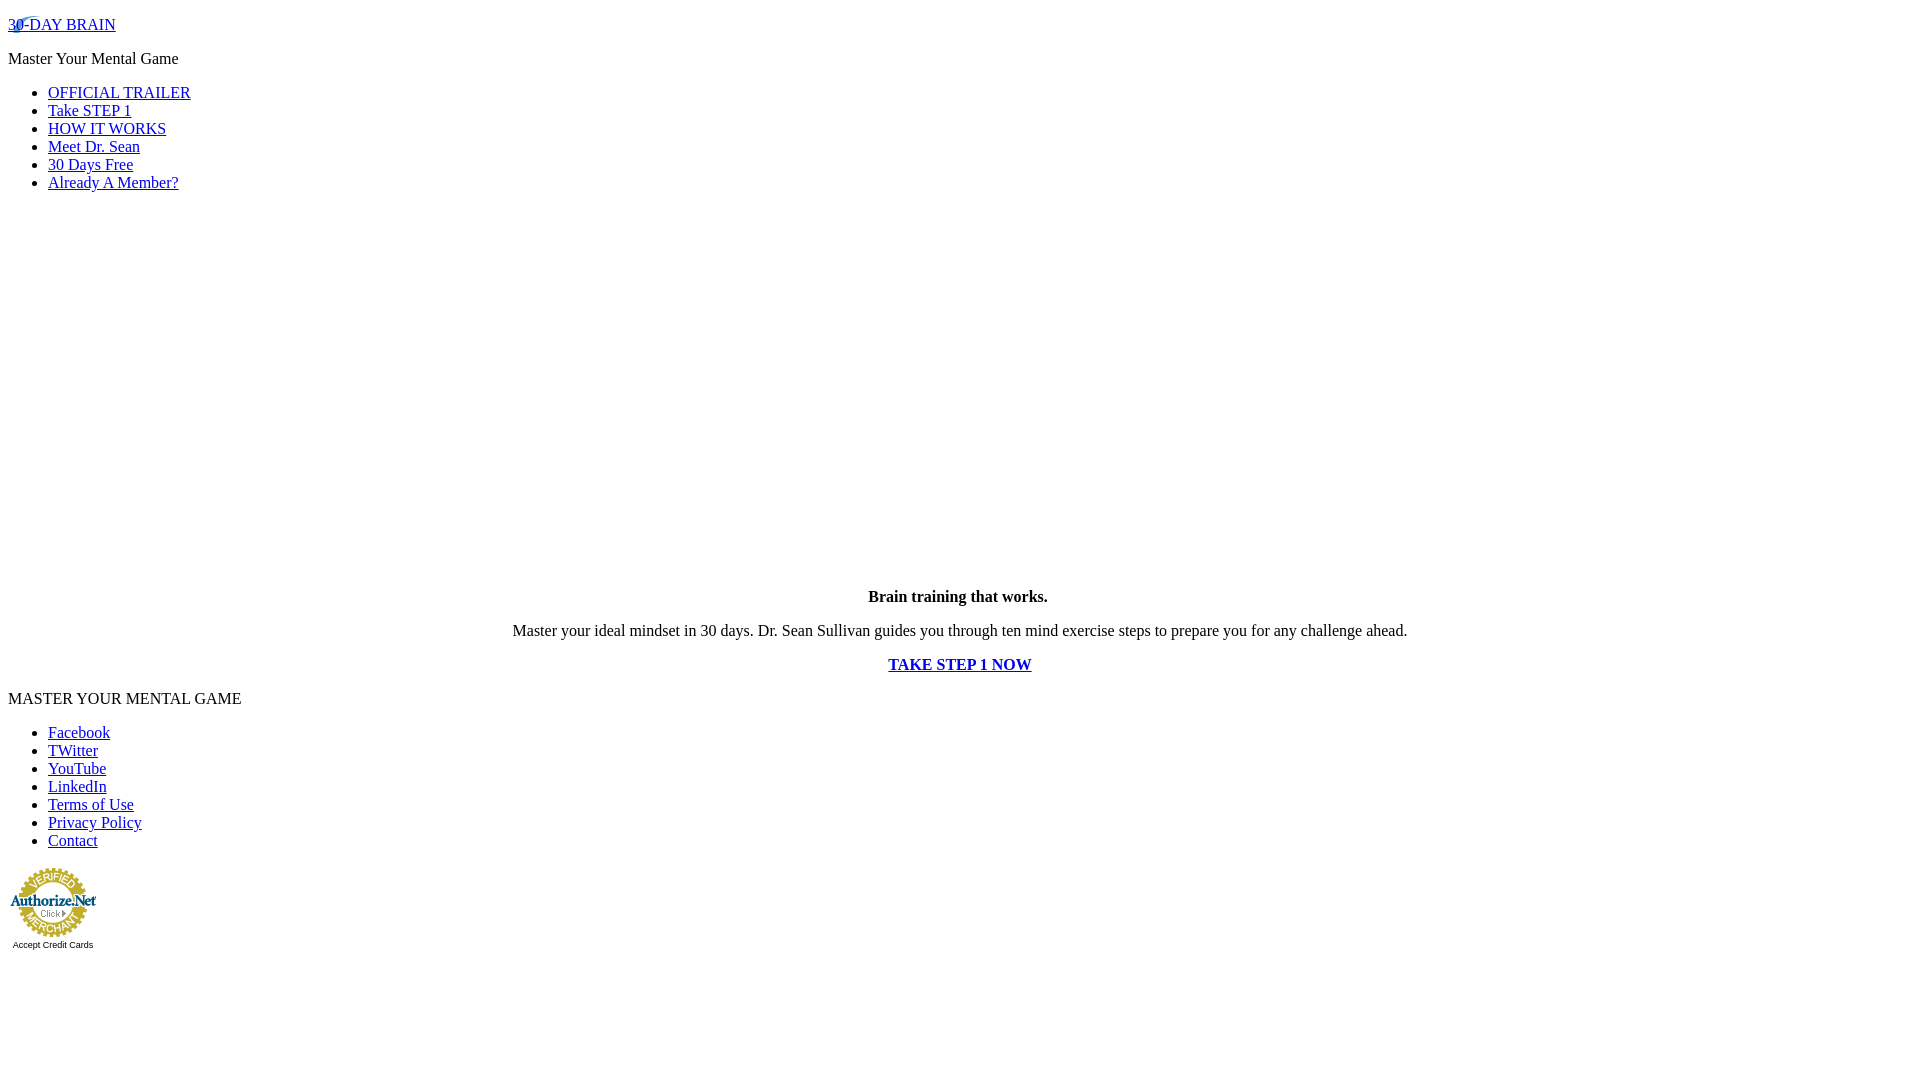  I want to click on 'Take STEP 1', so click(89, 110).